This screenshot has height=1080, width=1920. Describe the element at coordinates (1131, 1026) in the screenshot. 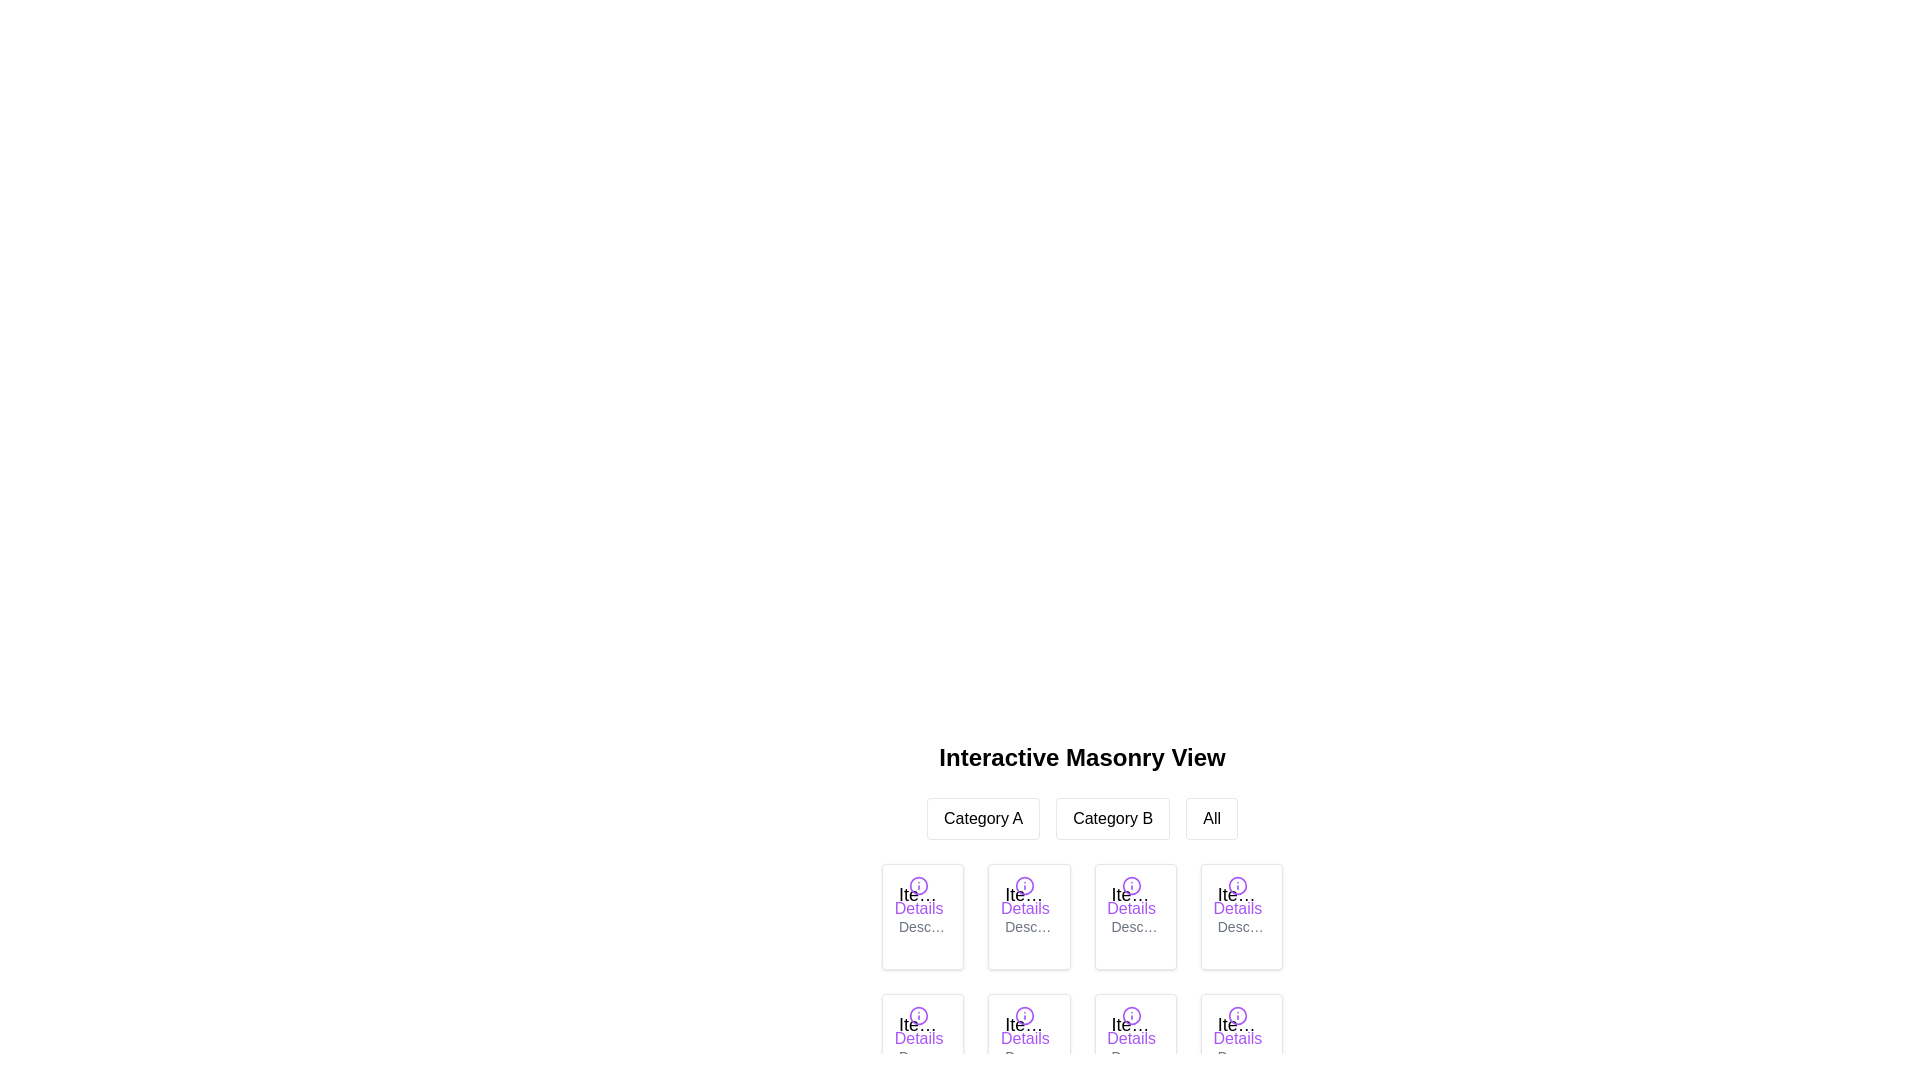

I see `the hyperlink located in the top-right corner of the card labeled 'Item 7'` at that location.